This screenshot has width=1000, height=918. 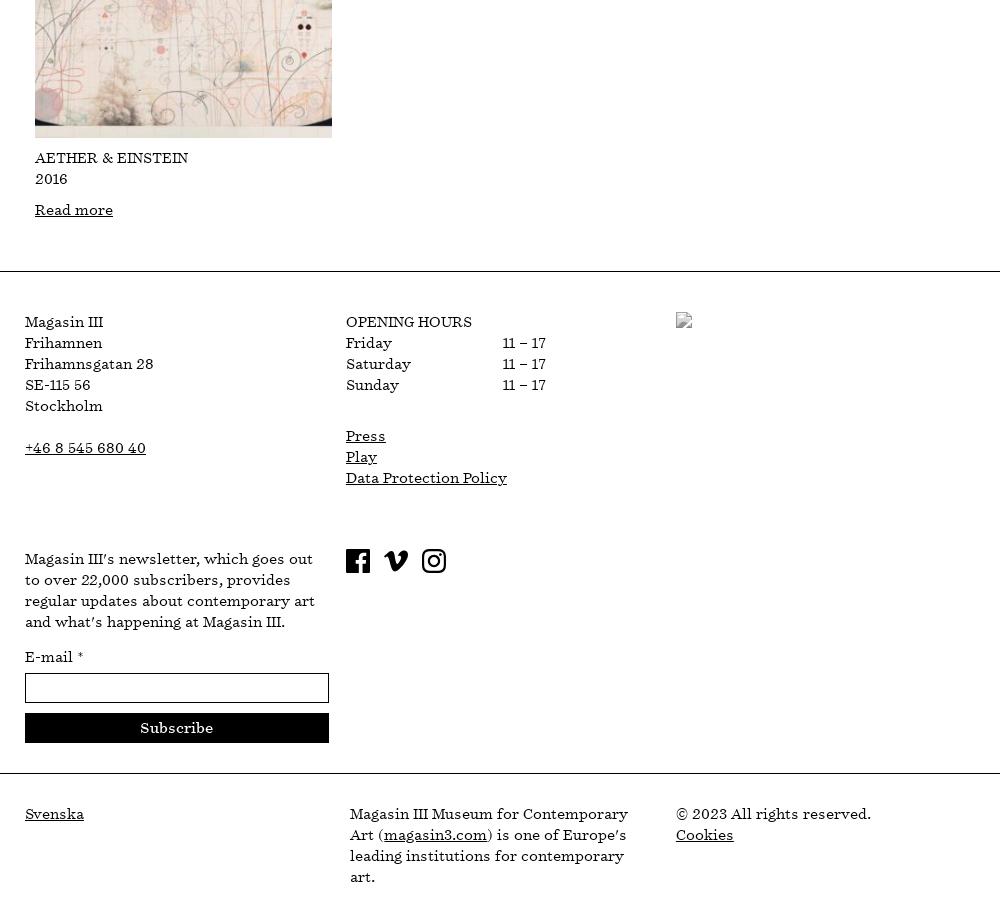 I want to click on 'Data Protection Policy', so click(x=425, y=478).